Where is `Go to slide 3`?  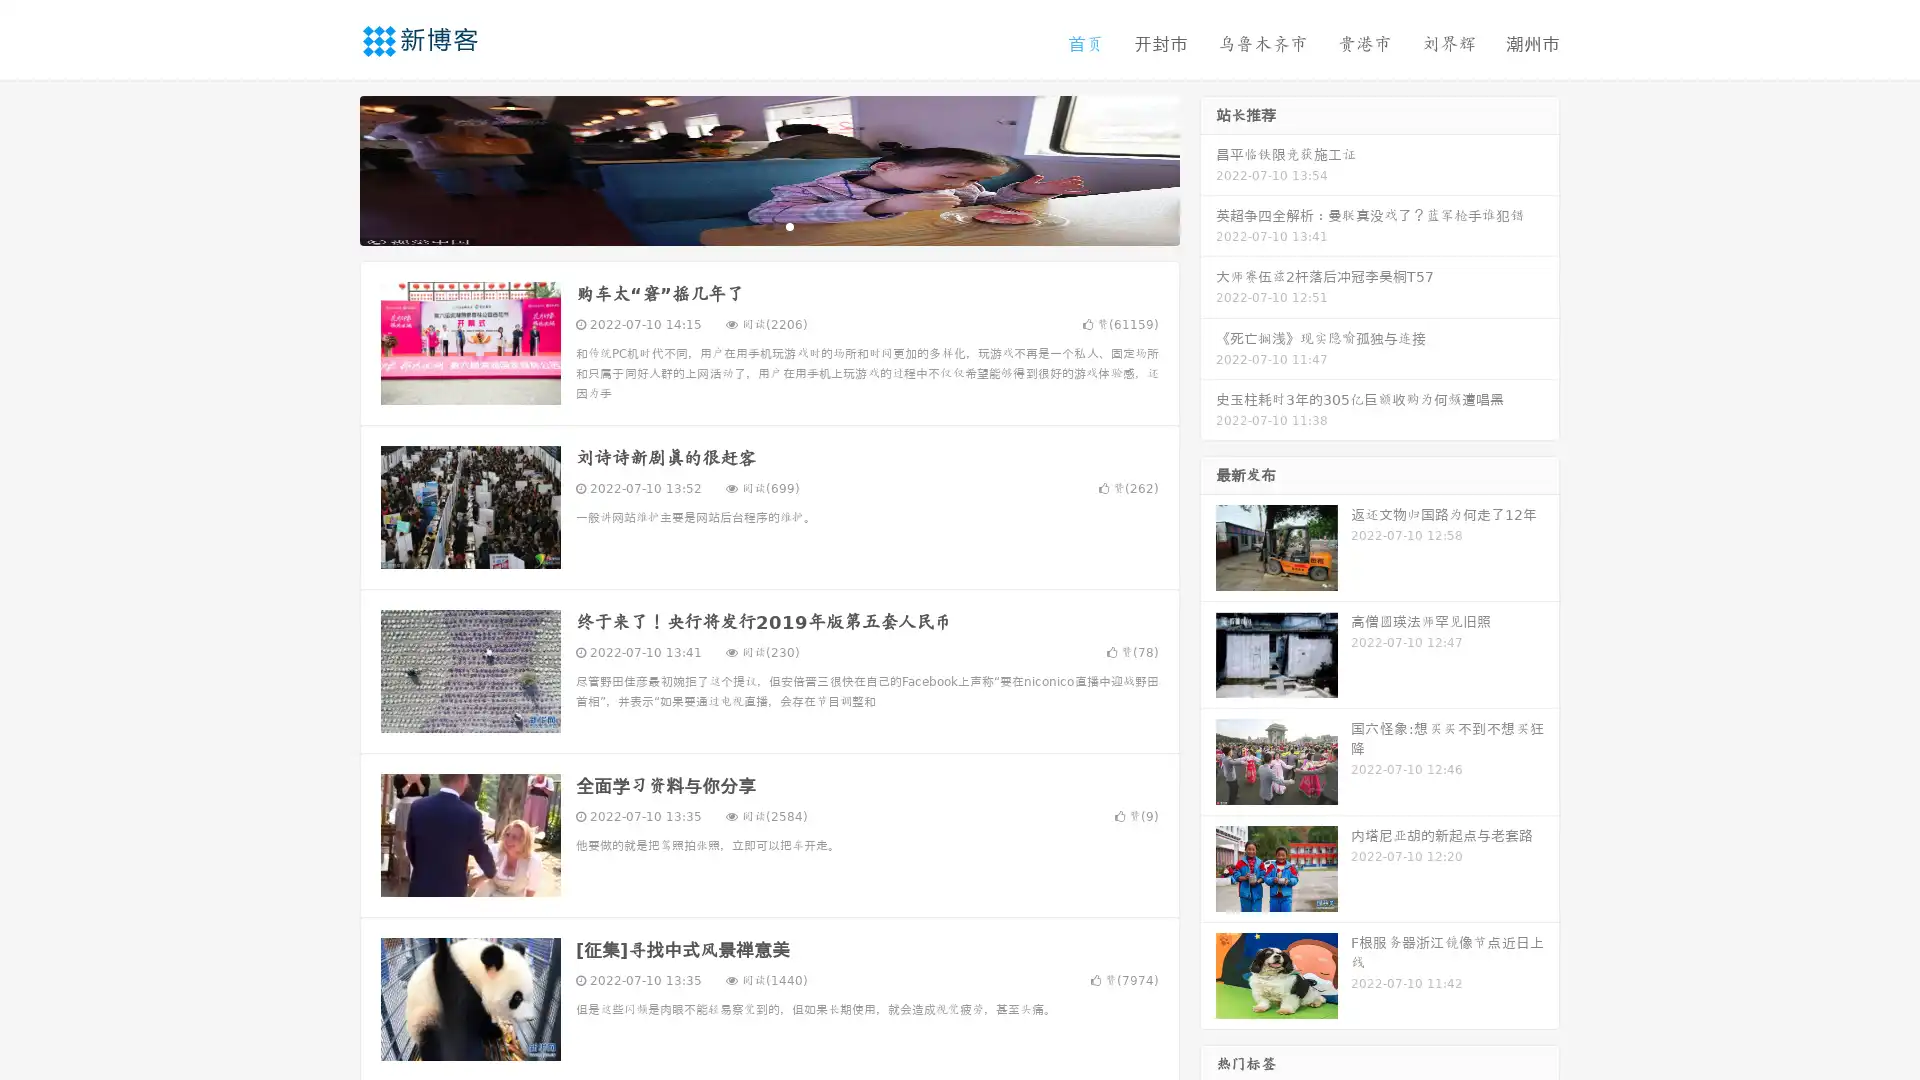 Go to slide 3 is located at coordinates (789, 225).